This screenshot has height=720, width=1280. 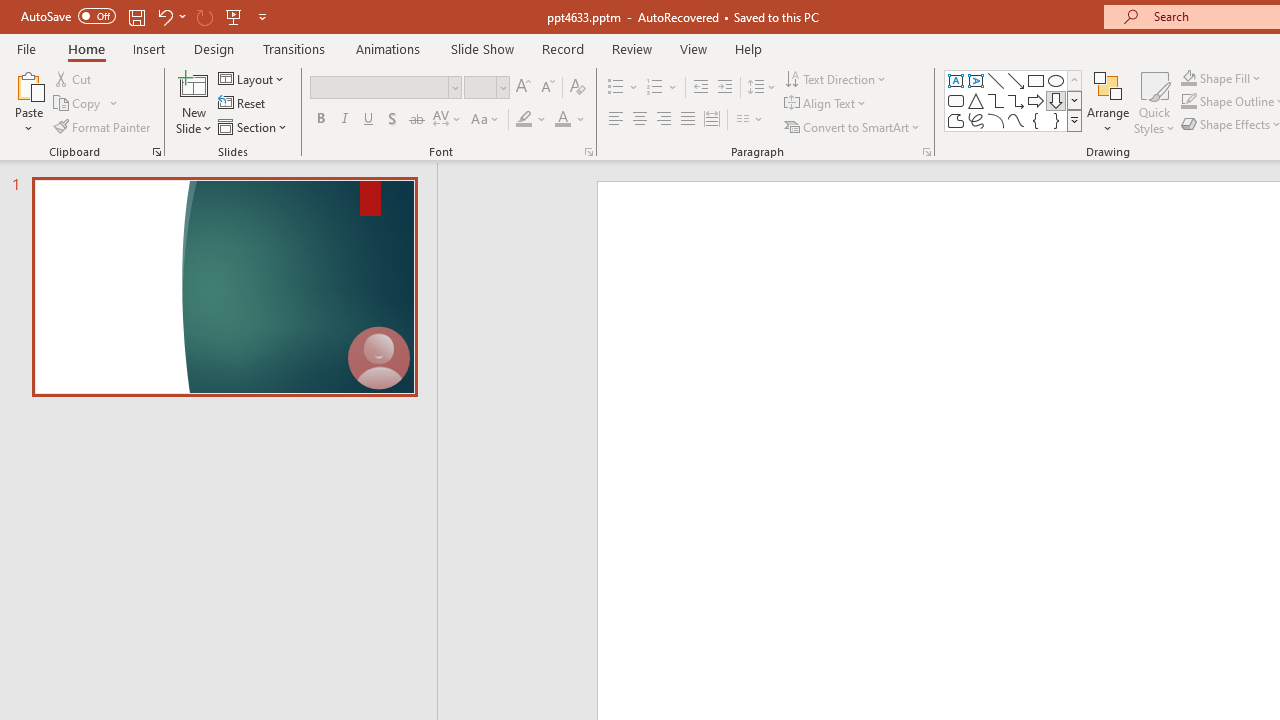 I want to click on 'Shape Fill Orange, Accent 2', so click(x=1189, y=77).